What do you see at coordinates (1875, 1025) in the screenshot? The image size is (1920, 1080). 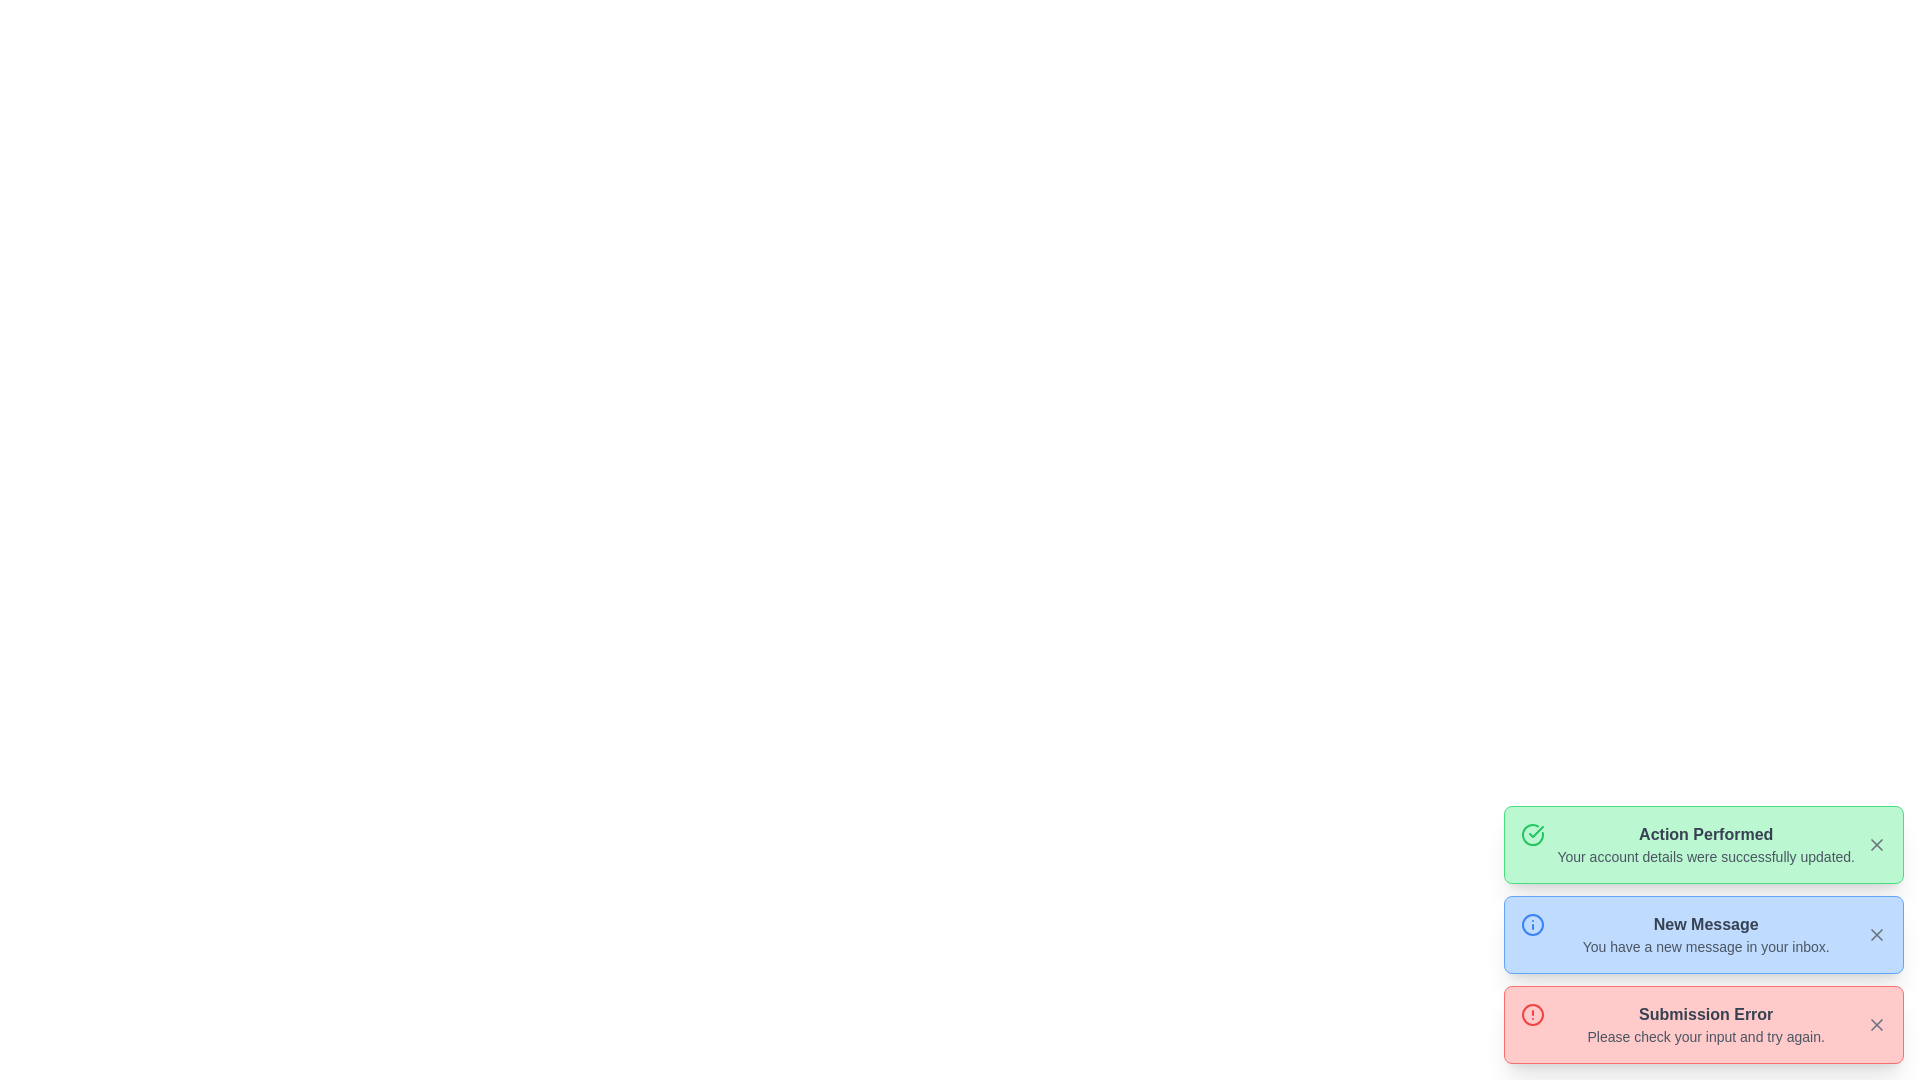 I see `the 'X' icon button in light gray located on the right edge of the 'Submission Error' notification box` at bounding box center [1875, 1025].